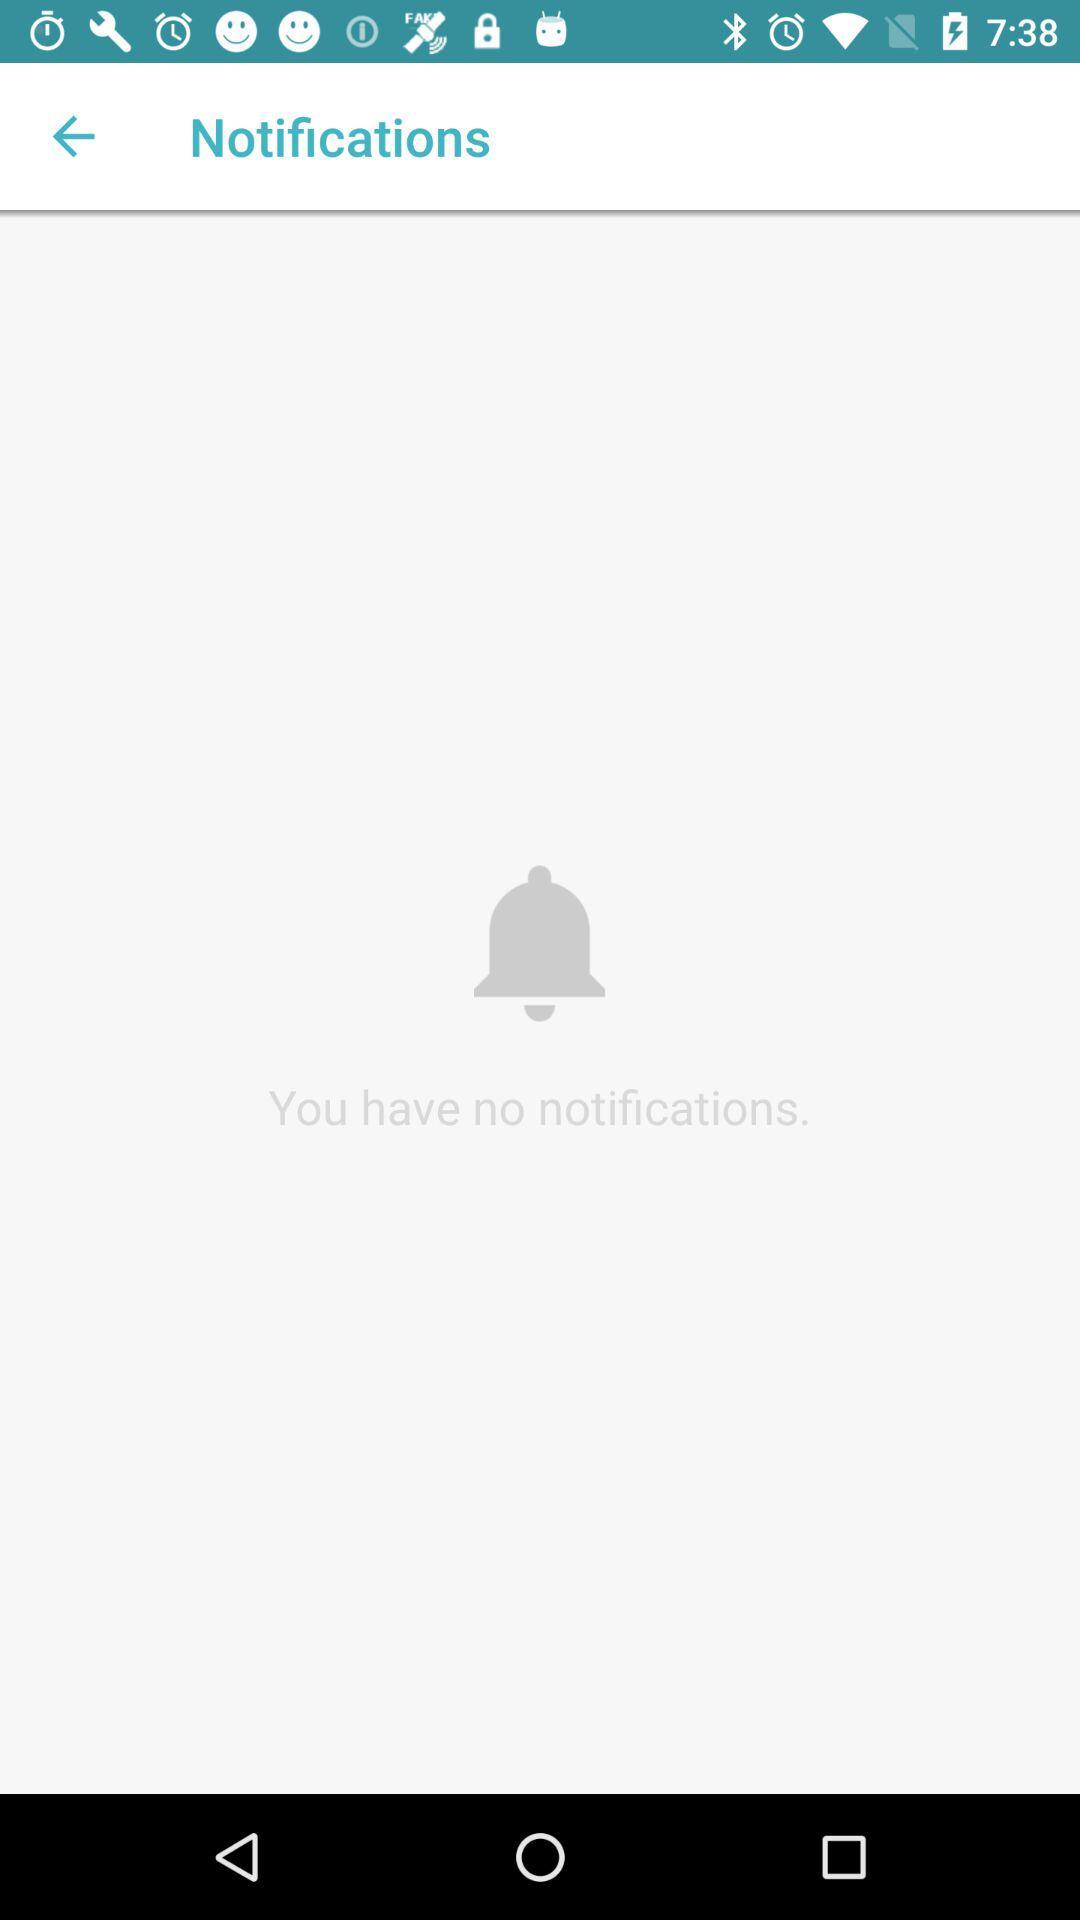  Describe the element at coordinates (72, 135) in the screenshot. I see `the item next to notifications item` at that location.